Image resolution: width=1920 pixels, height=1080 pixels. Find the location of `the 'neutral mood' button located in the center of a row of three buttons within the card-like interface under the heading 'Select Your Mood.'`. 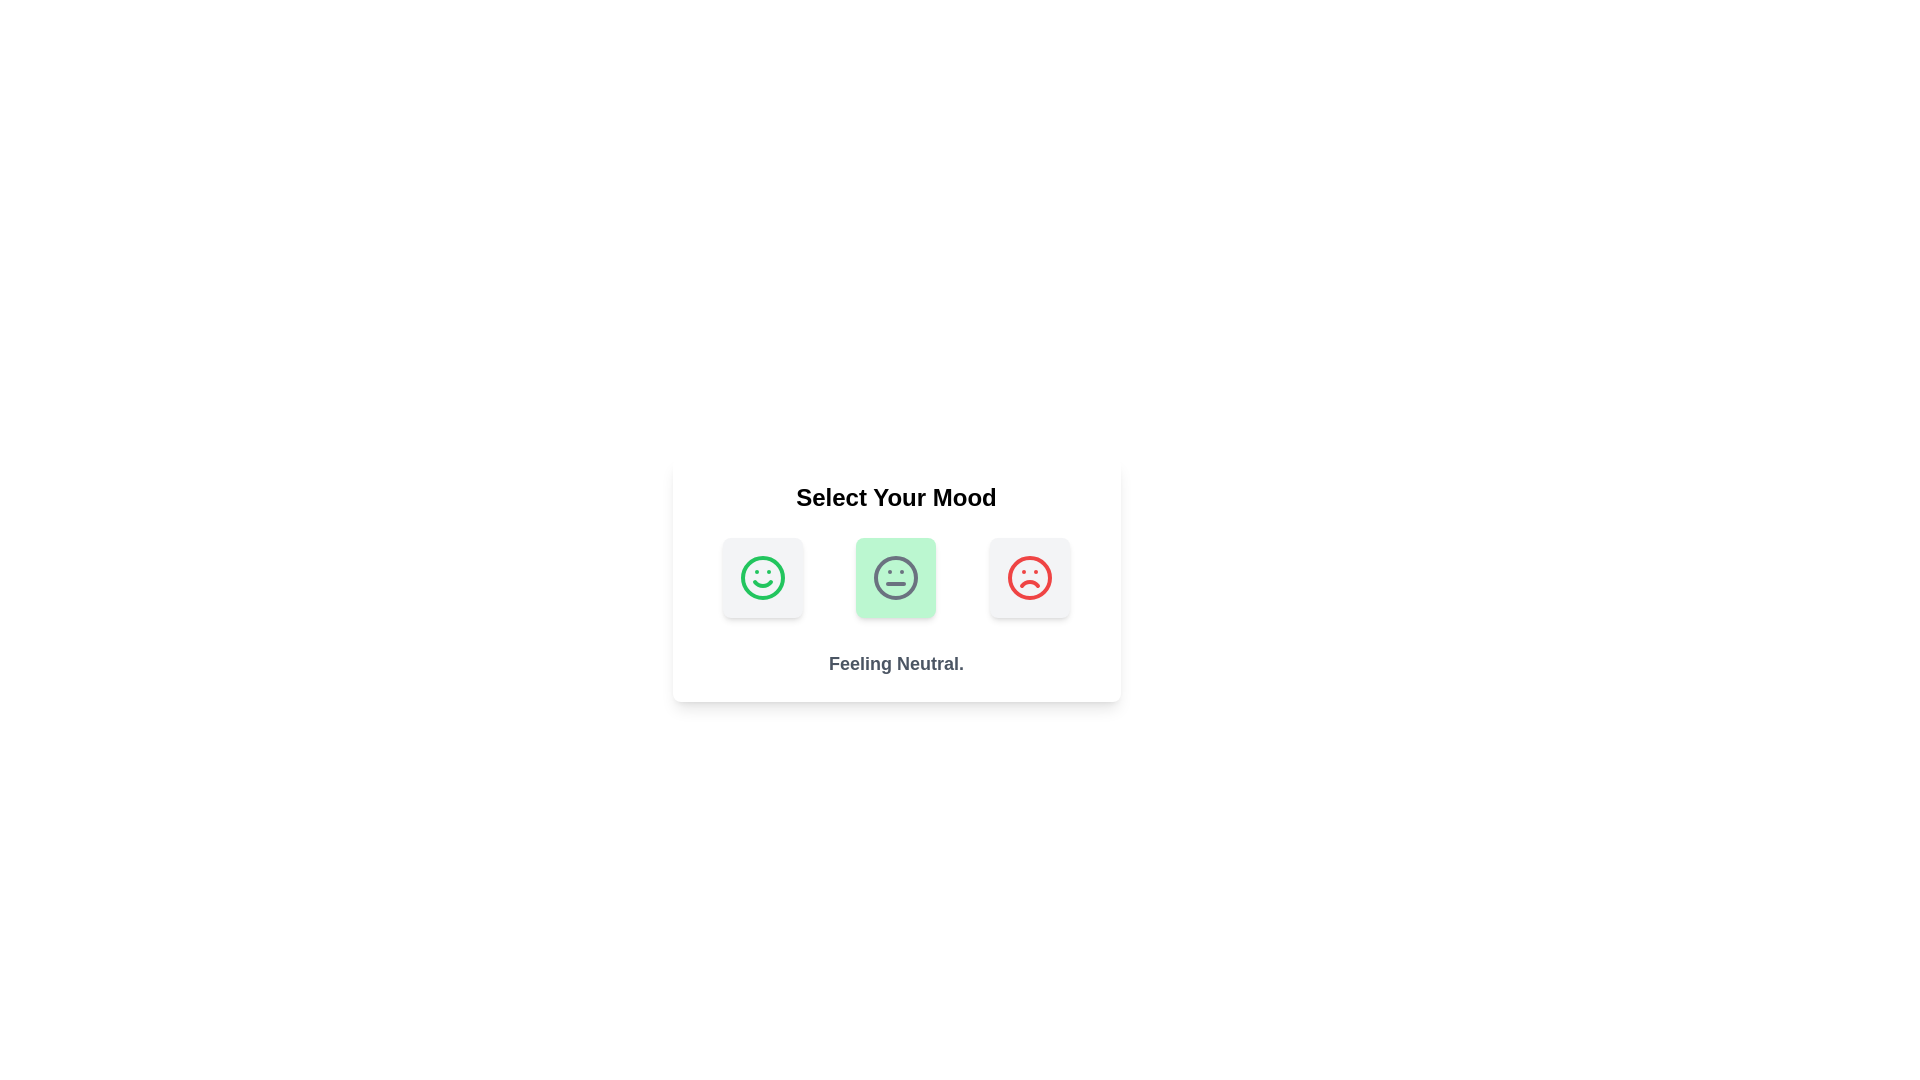

the 'neutral mood' button located in the center of a row of three buttons within the card-like interface under the heading 'Select Your Mood.' is located at coordinates (895, 578).